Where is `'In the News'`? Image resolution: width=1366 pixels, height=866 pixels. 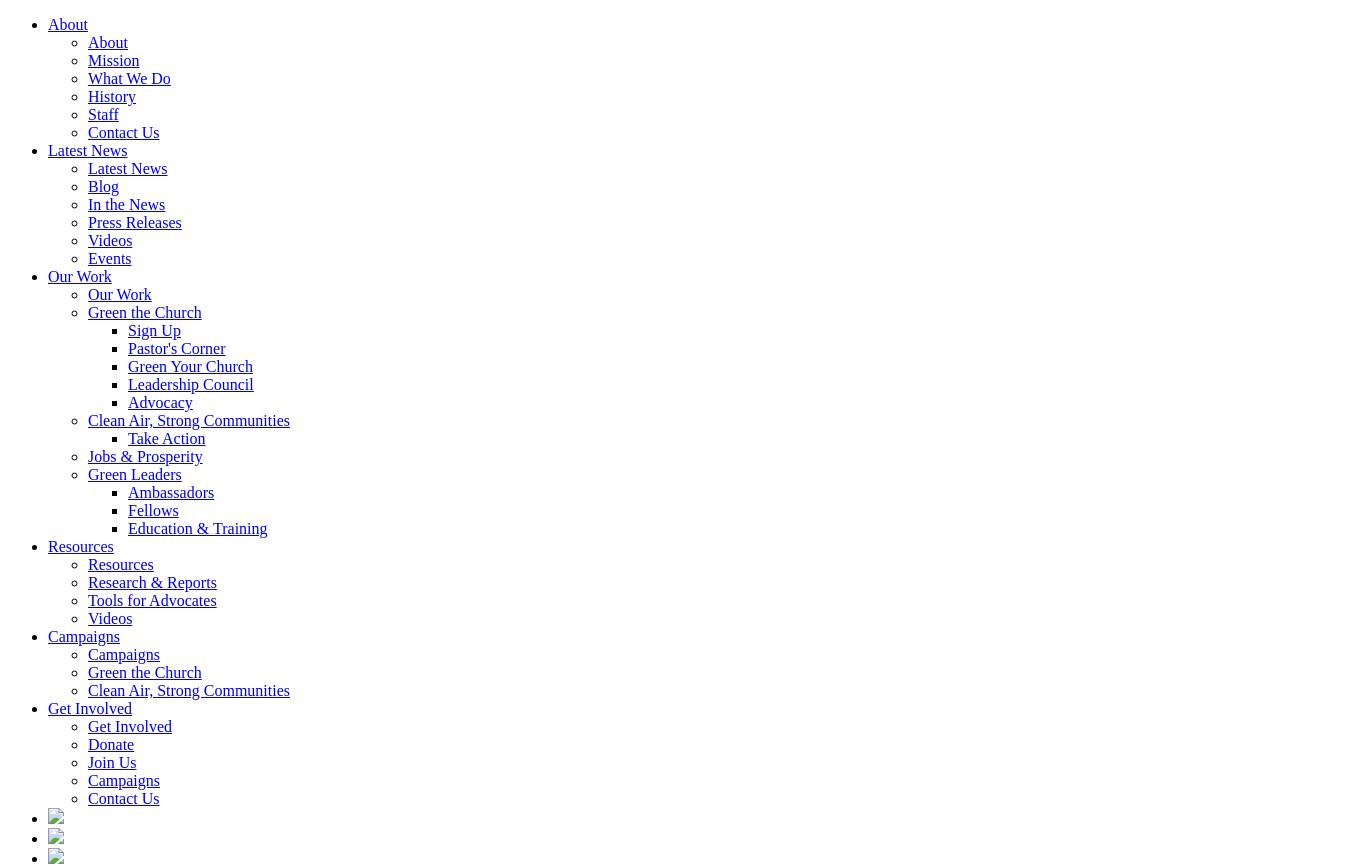
'In the News' is located at coordinates (125, 204).